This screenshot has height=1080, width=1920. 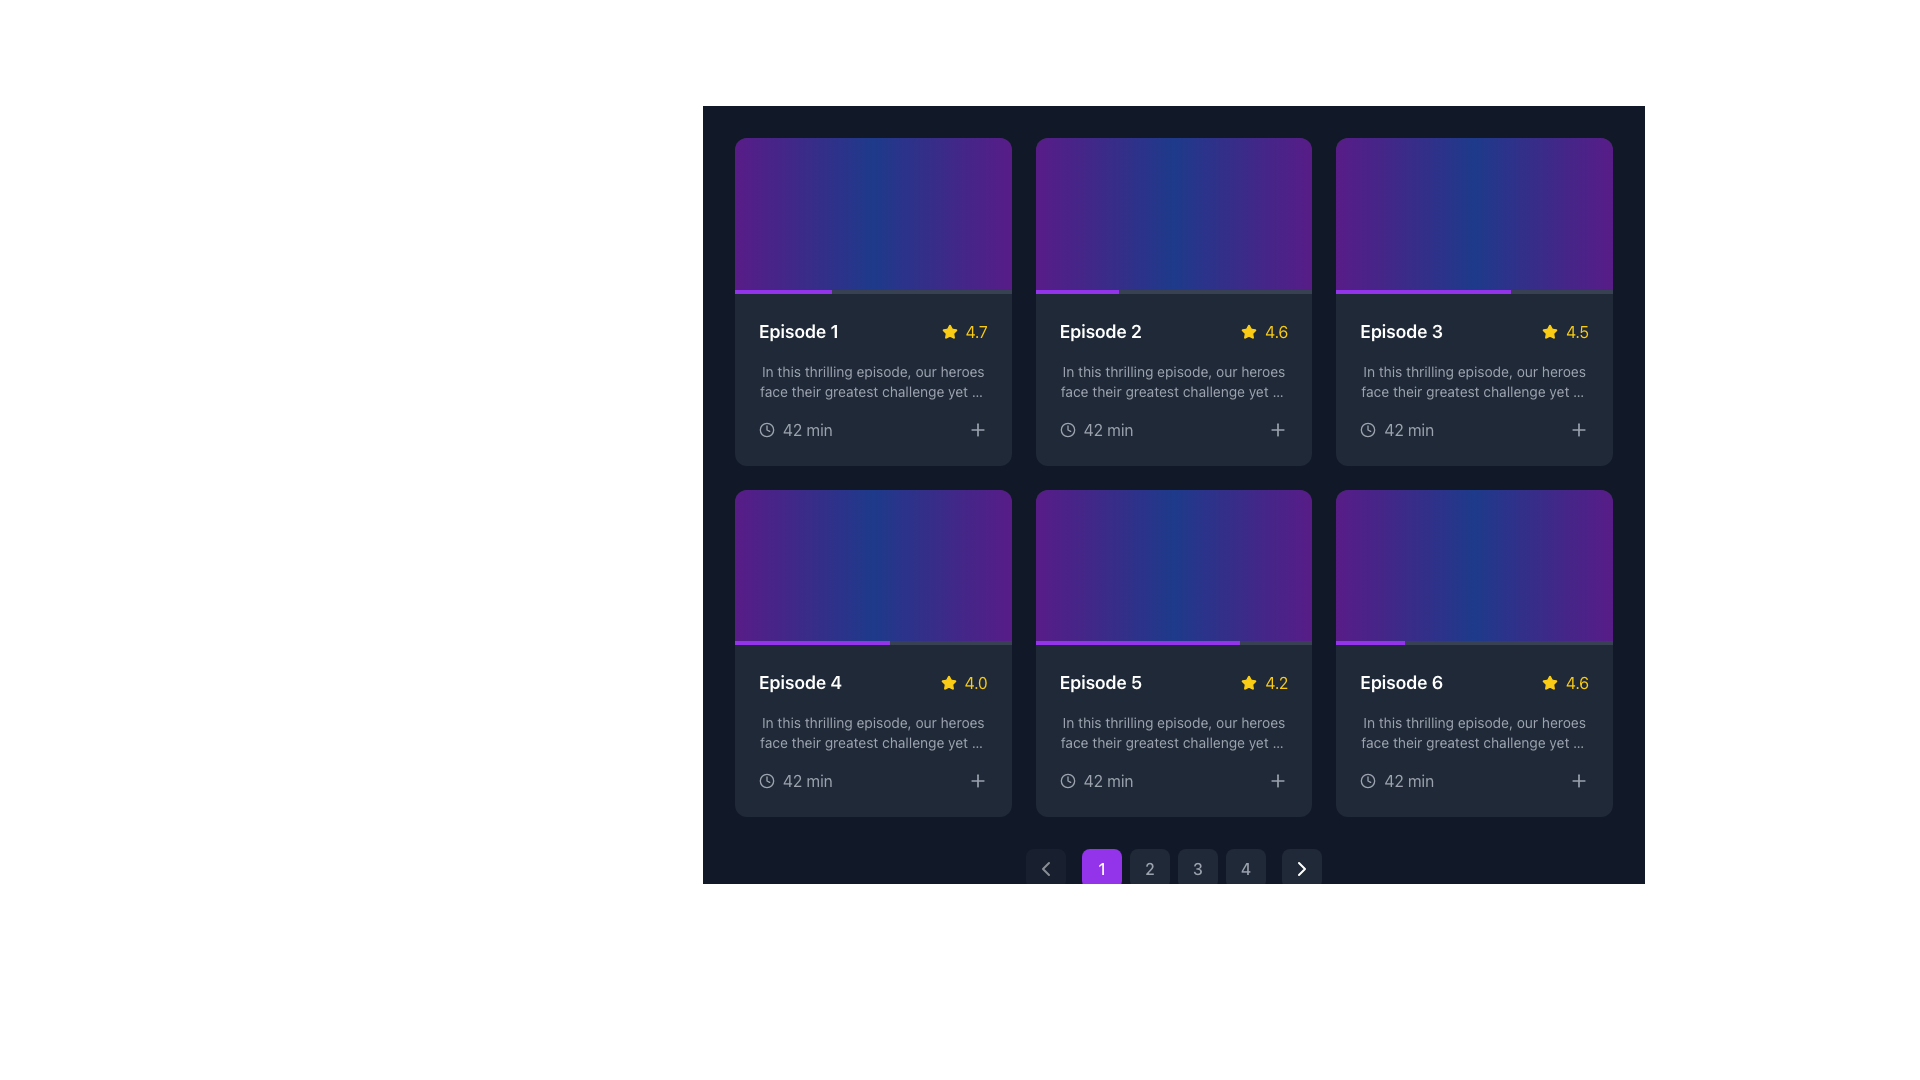 What do you see at coordinates (800, 682) in the screenshot?
I see `to select the text of the 'Episode 4' label located in the bottom-left card of the second row within the episode cards grid` at bounding box center [800, 682].